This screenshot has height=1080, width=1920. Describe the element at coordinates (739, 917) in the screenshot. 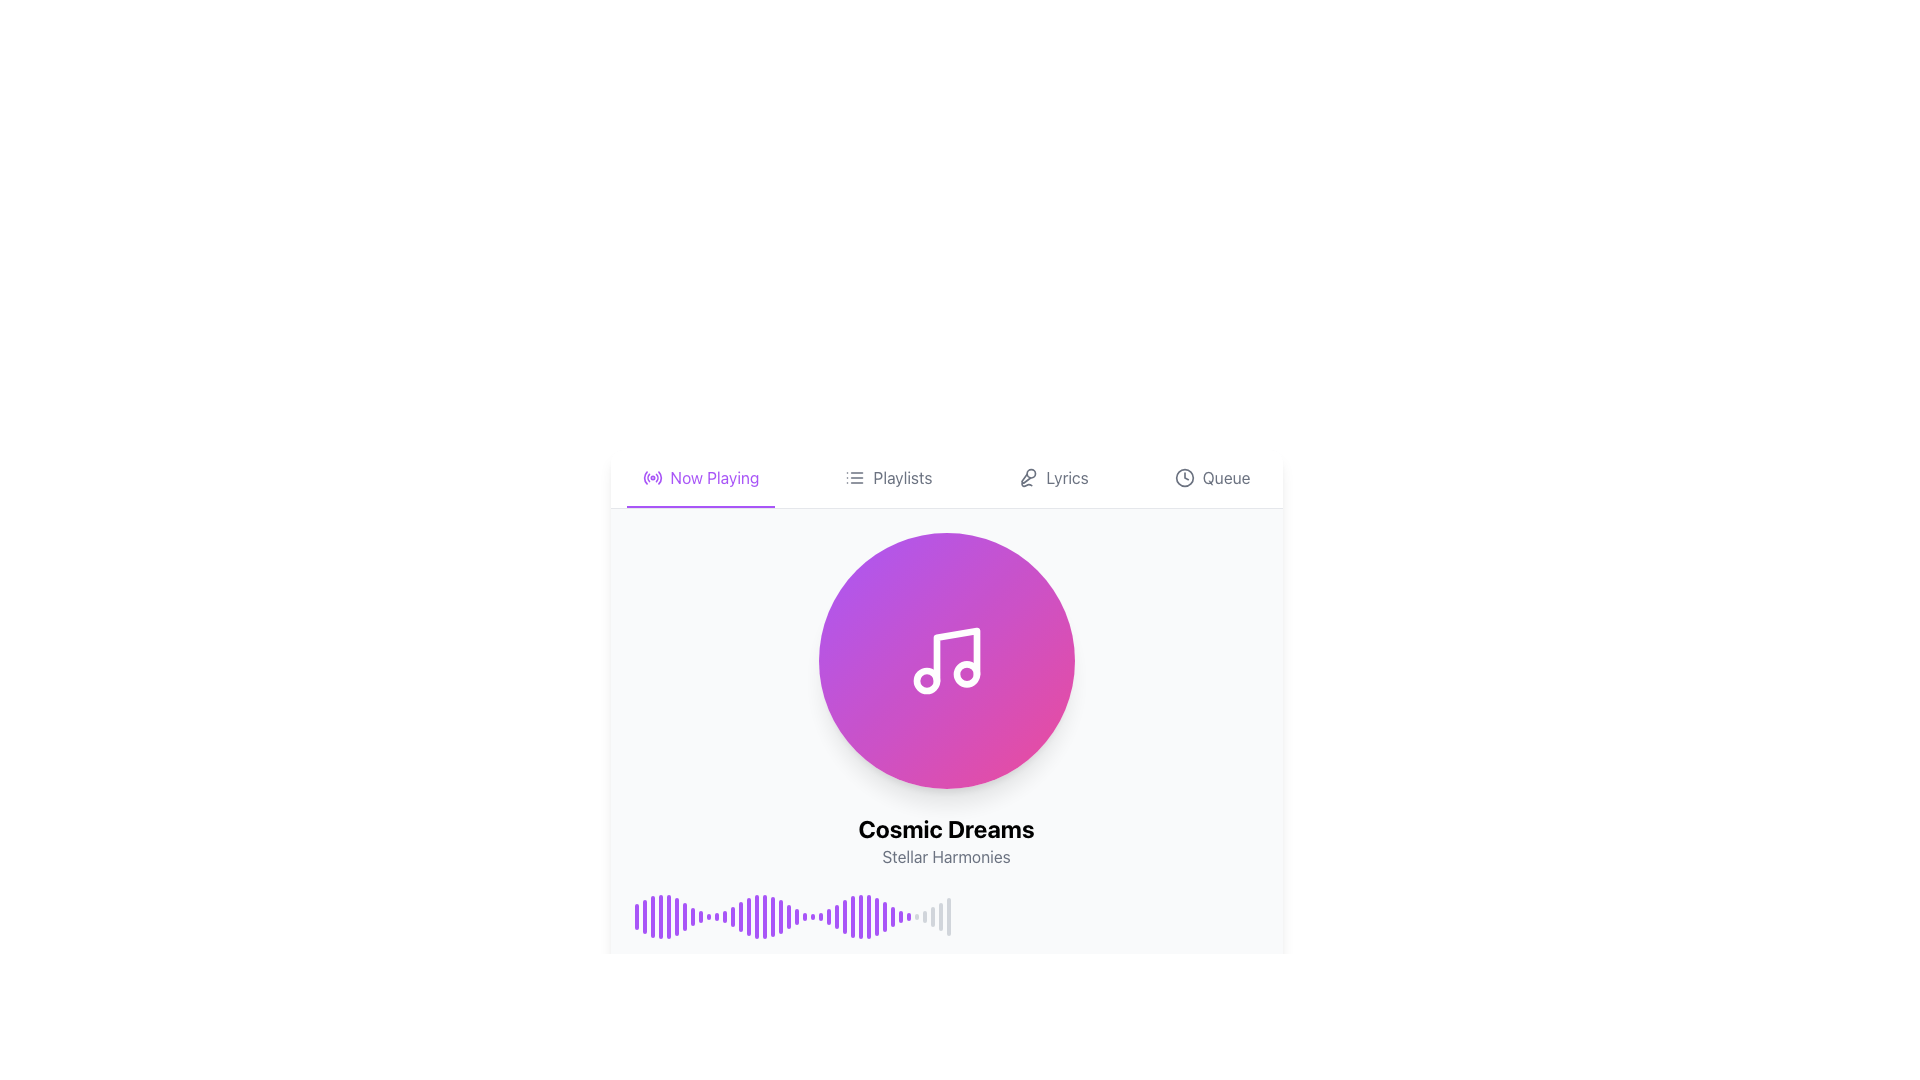

I see `the 14th bar of the waveform visualization to manipulate the audio representation` at that location.